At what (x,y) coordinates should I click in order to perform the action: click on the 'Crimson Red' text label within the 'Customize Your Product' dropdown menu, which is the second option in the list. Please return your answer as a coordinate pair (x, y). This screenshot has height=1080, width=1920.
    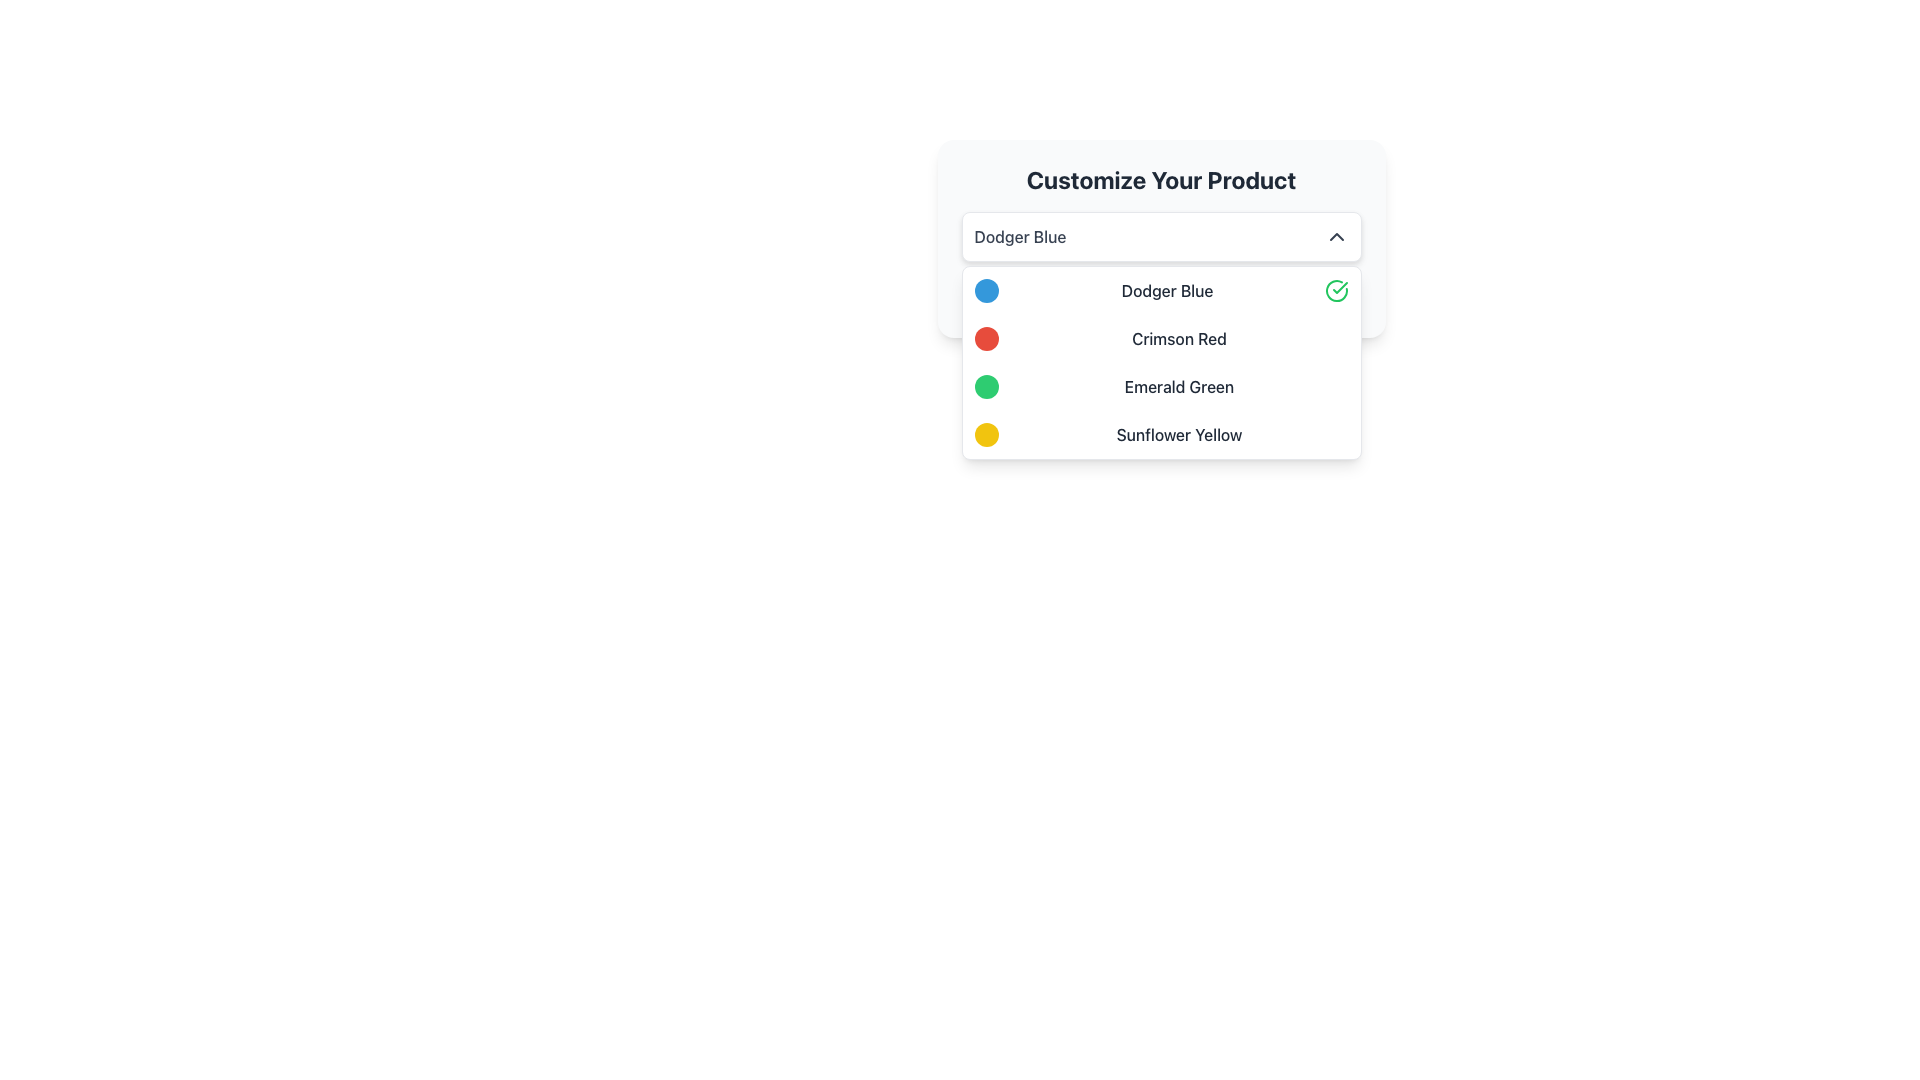
    Looking at the image, I should click on (1179, 338).